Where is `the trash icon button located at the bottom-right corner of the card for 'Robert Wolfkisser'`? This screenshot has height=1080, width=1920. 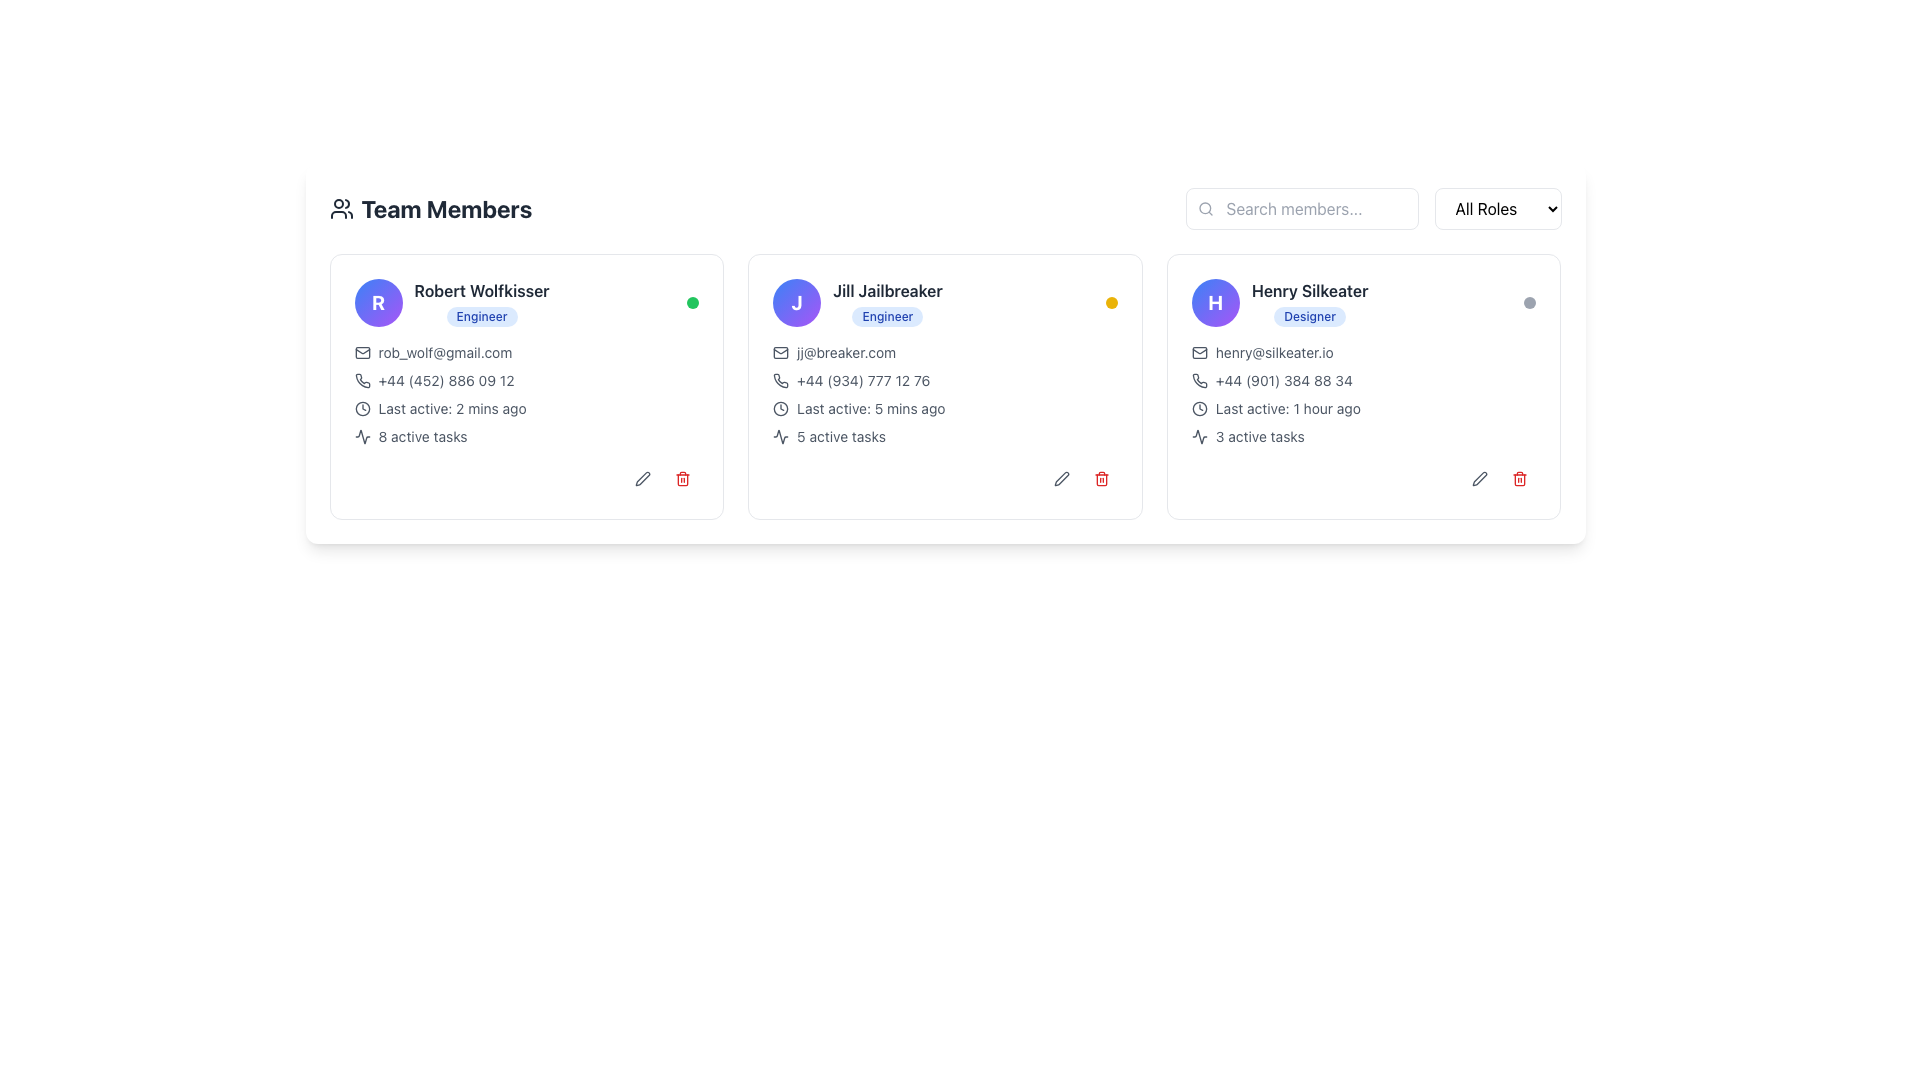
the trash icon button located at the bottom-right corner of the card for 'Robert Wolfkisser' is located at coordinates (683, 478).